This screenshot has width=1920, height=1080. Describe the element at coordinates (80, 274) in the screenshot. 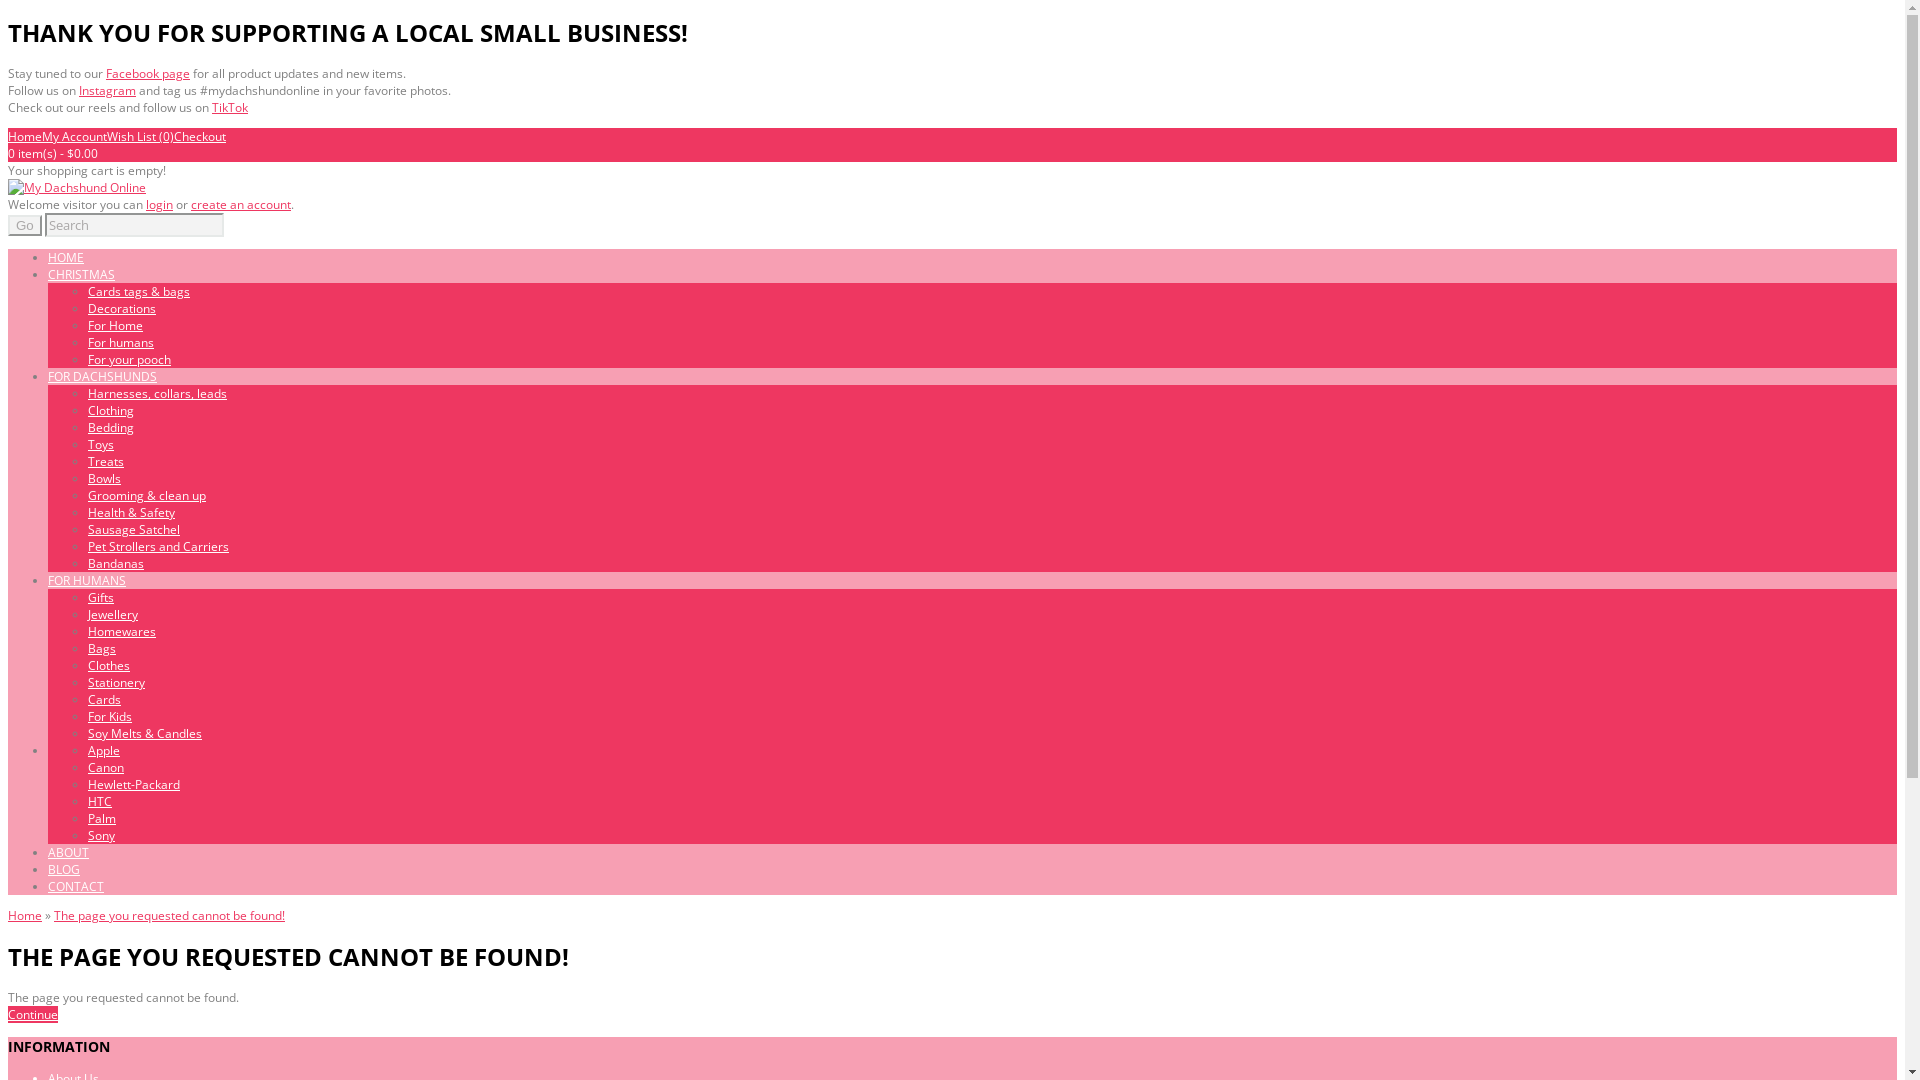

I see `'CHRISTMAS'` at that location.